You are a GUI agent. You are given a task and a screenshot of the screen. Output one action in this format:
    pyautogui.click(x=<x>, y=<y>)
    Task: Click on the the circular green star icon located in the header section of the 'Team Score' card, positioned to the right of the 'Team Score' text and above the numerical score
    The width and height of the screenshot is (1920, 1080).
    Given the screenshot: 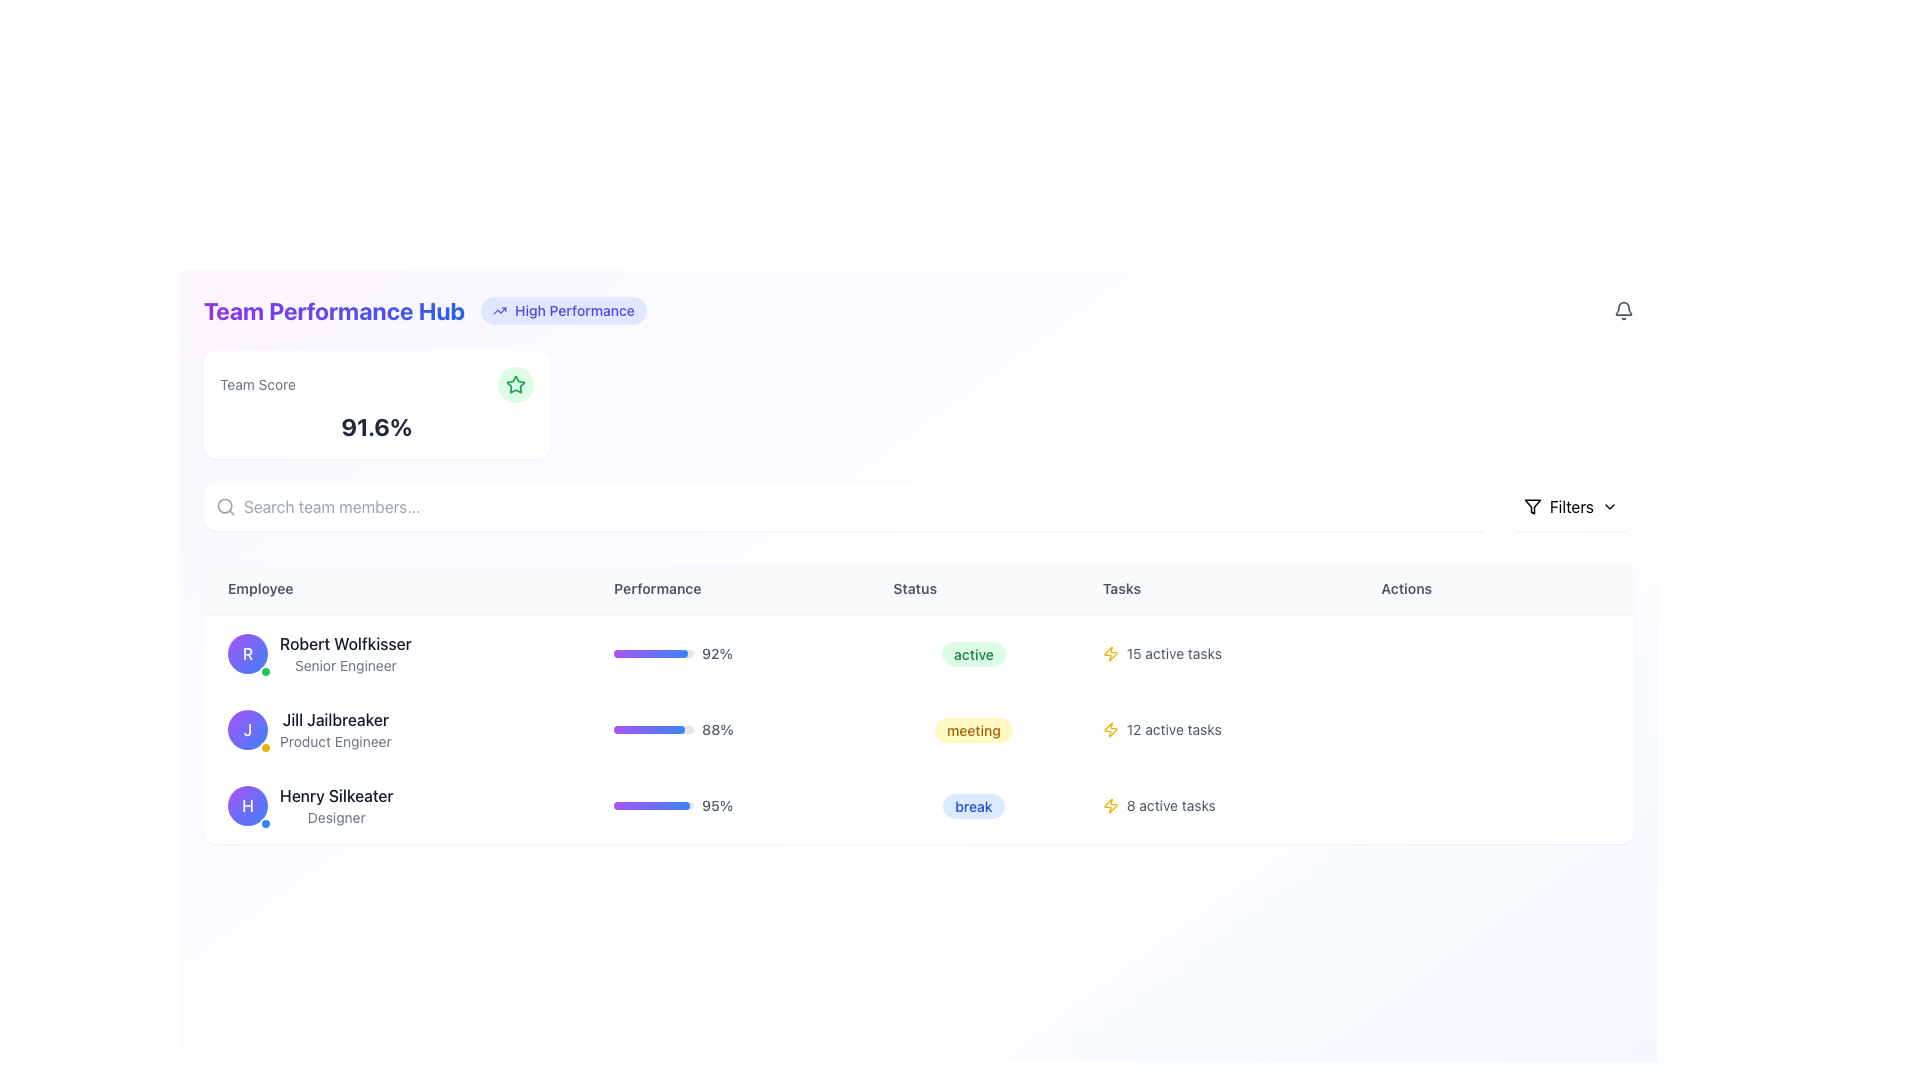 What is the action you would take?
    pyautogui.click(x=515, y=385)
    